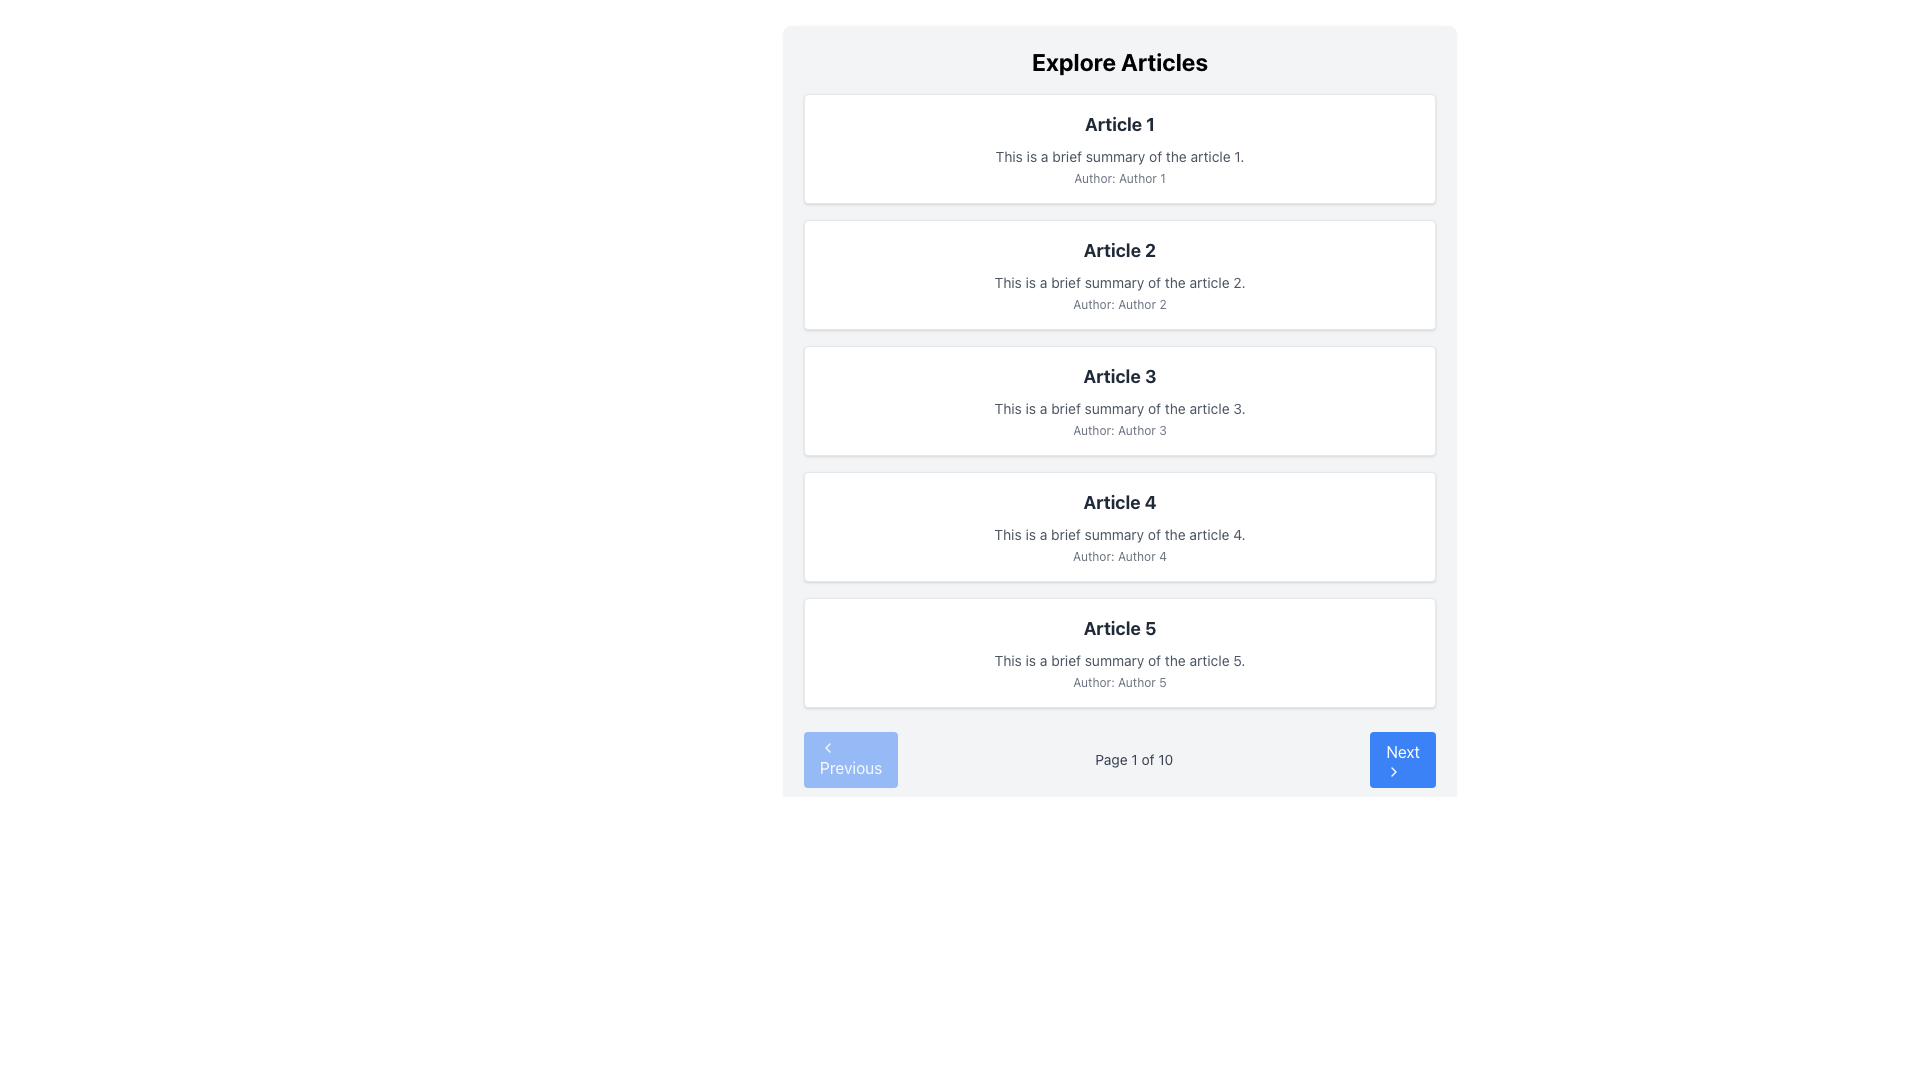  I want to click on the Content Card titled 'Article 1', which is the first card in a vertical list of articles, located just below the 'Explore Articles' section header, so click(1118, 148).